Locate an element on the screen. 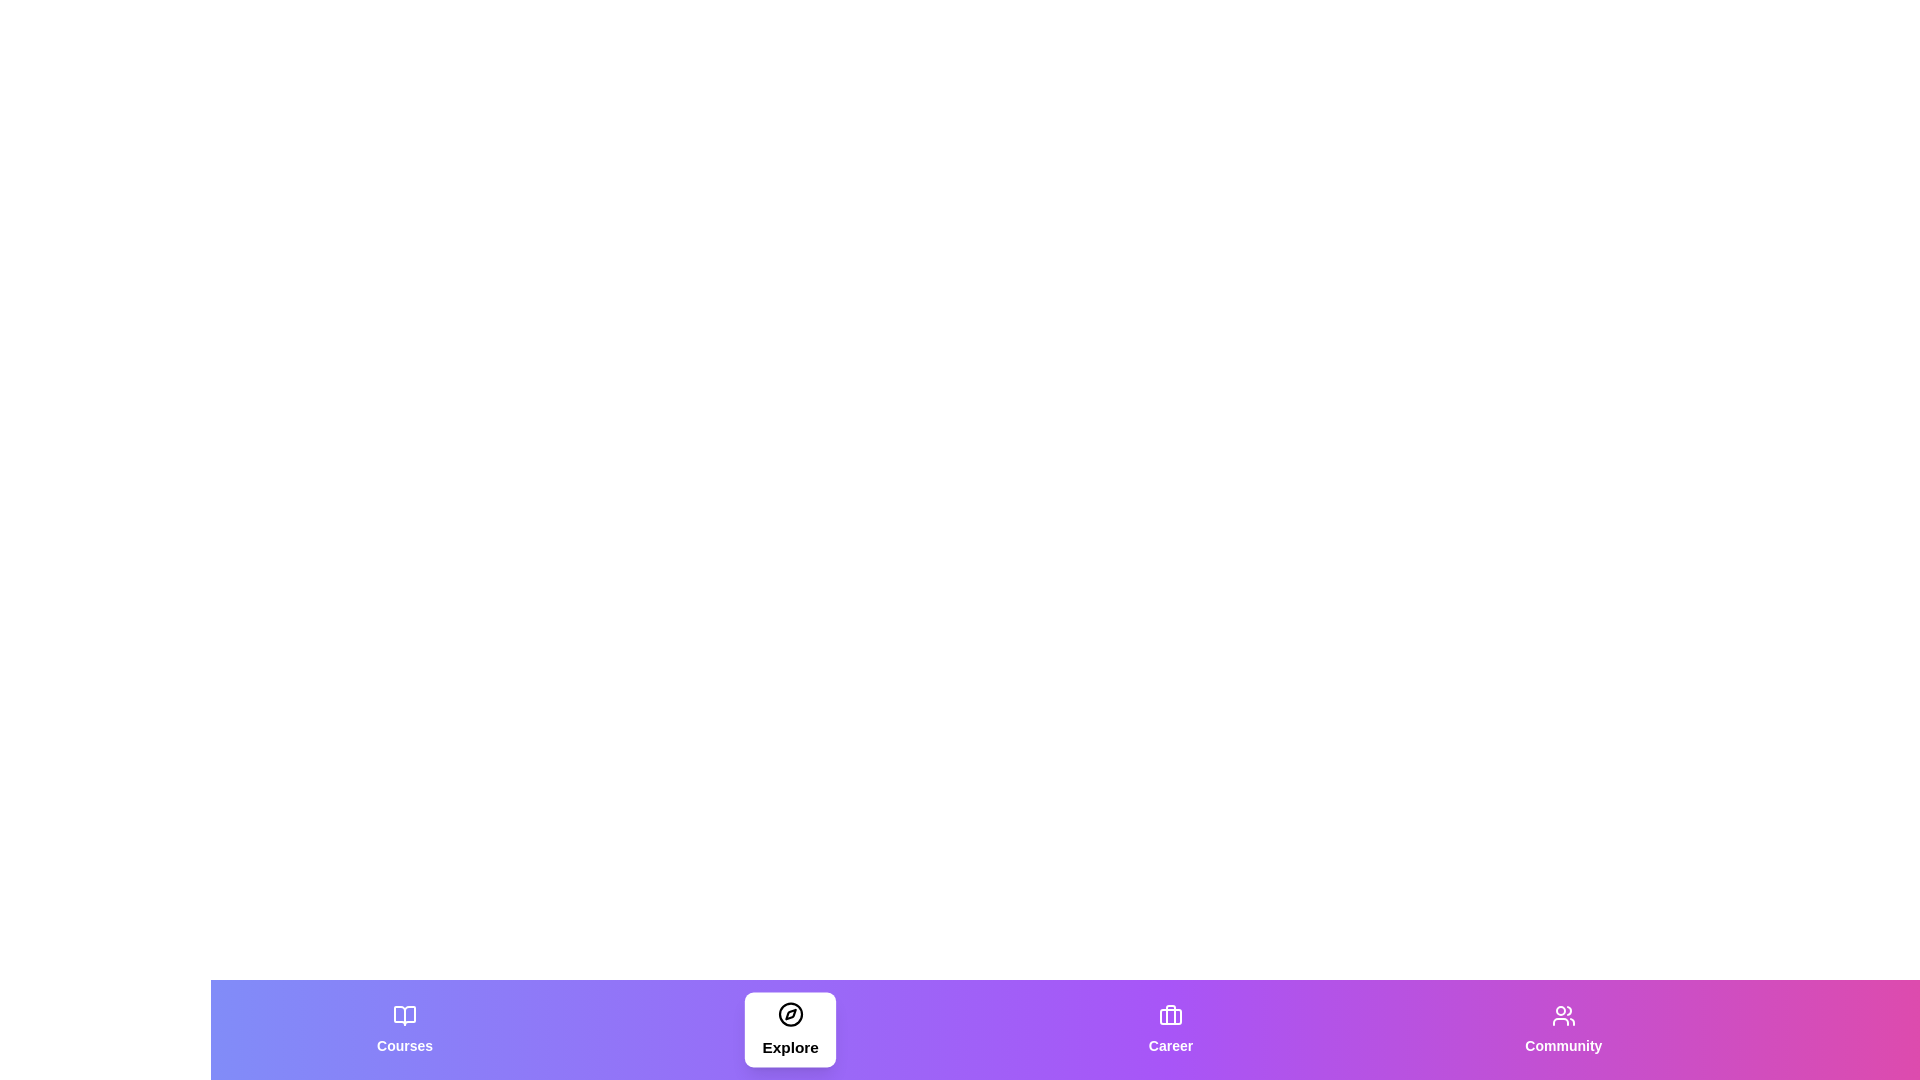 This screenshot has width=1920, height=1080. the tab labeled Career is located at coordinates (1171, 1029).